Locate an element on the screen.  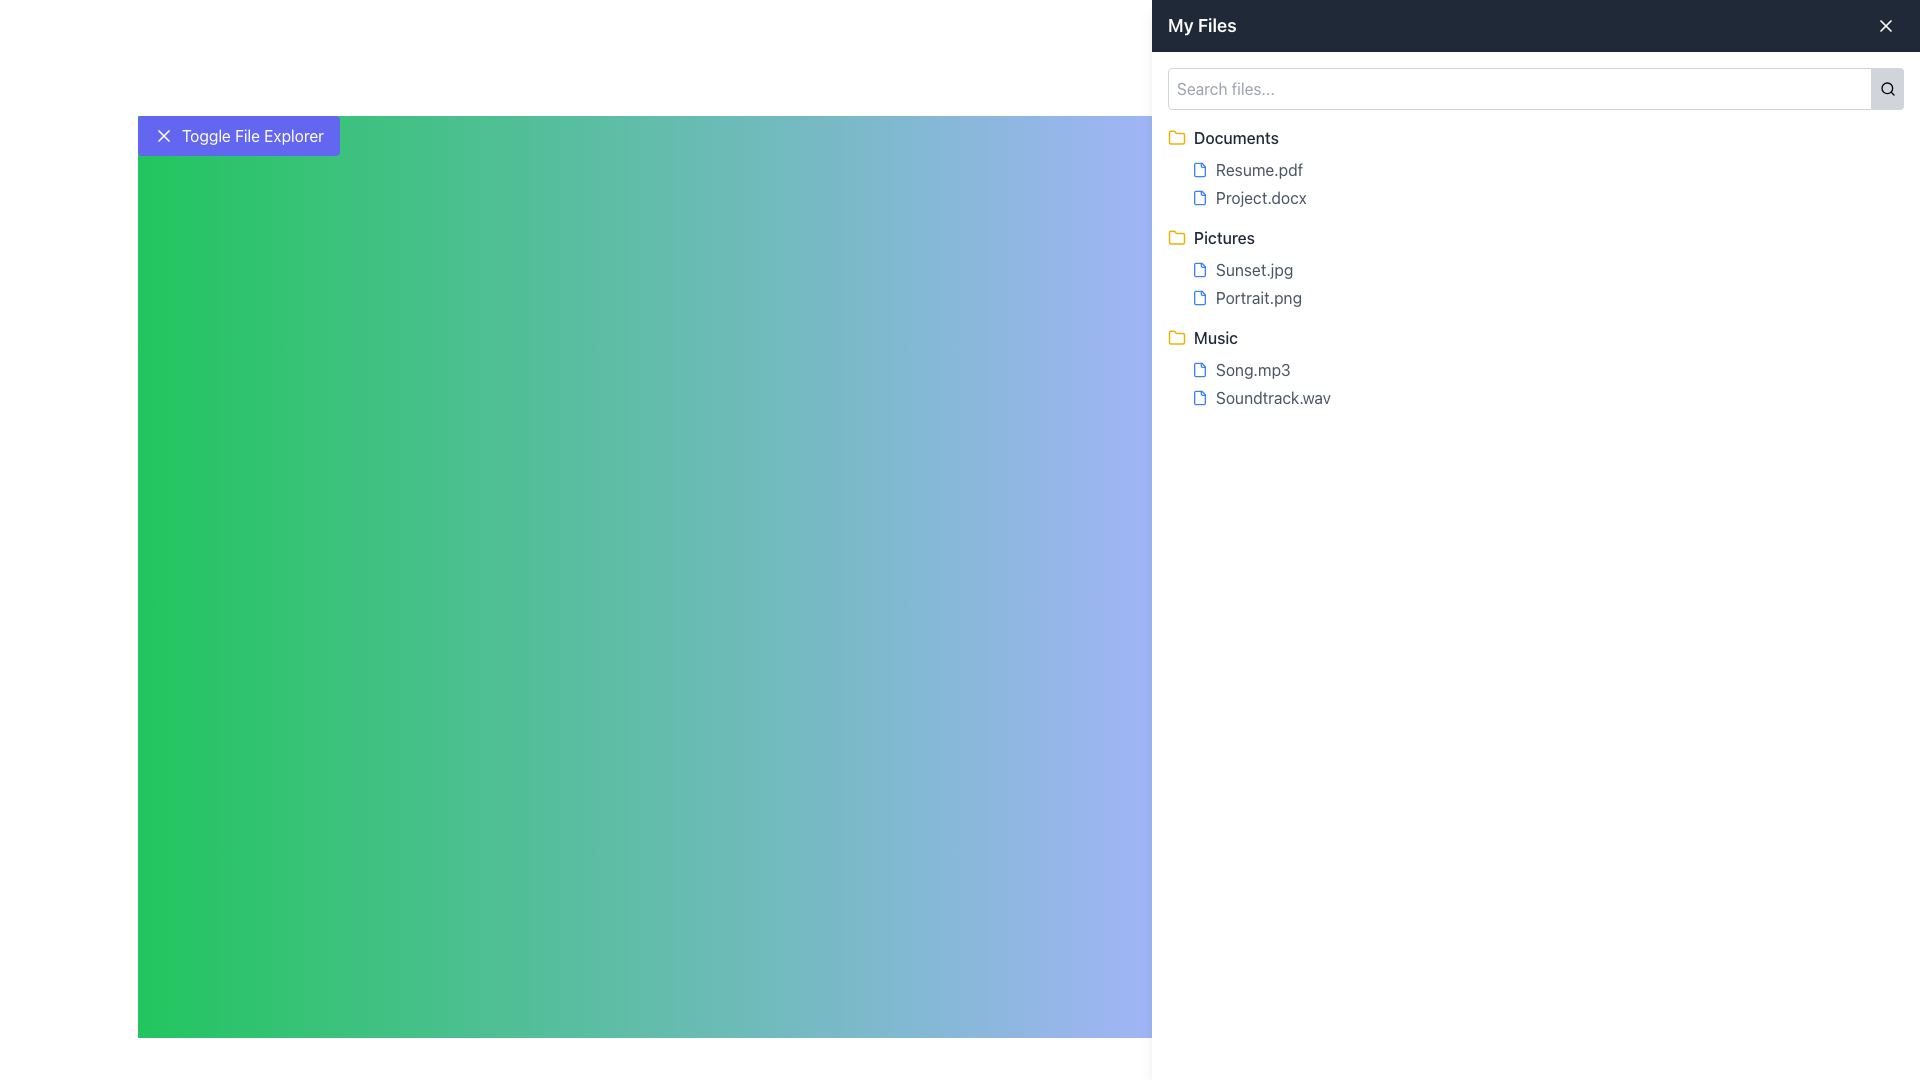
the file icon next to the filename 'Sunset.jpg' in the 'Pictures' folder is located at coordinates (1200, 270).